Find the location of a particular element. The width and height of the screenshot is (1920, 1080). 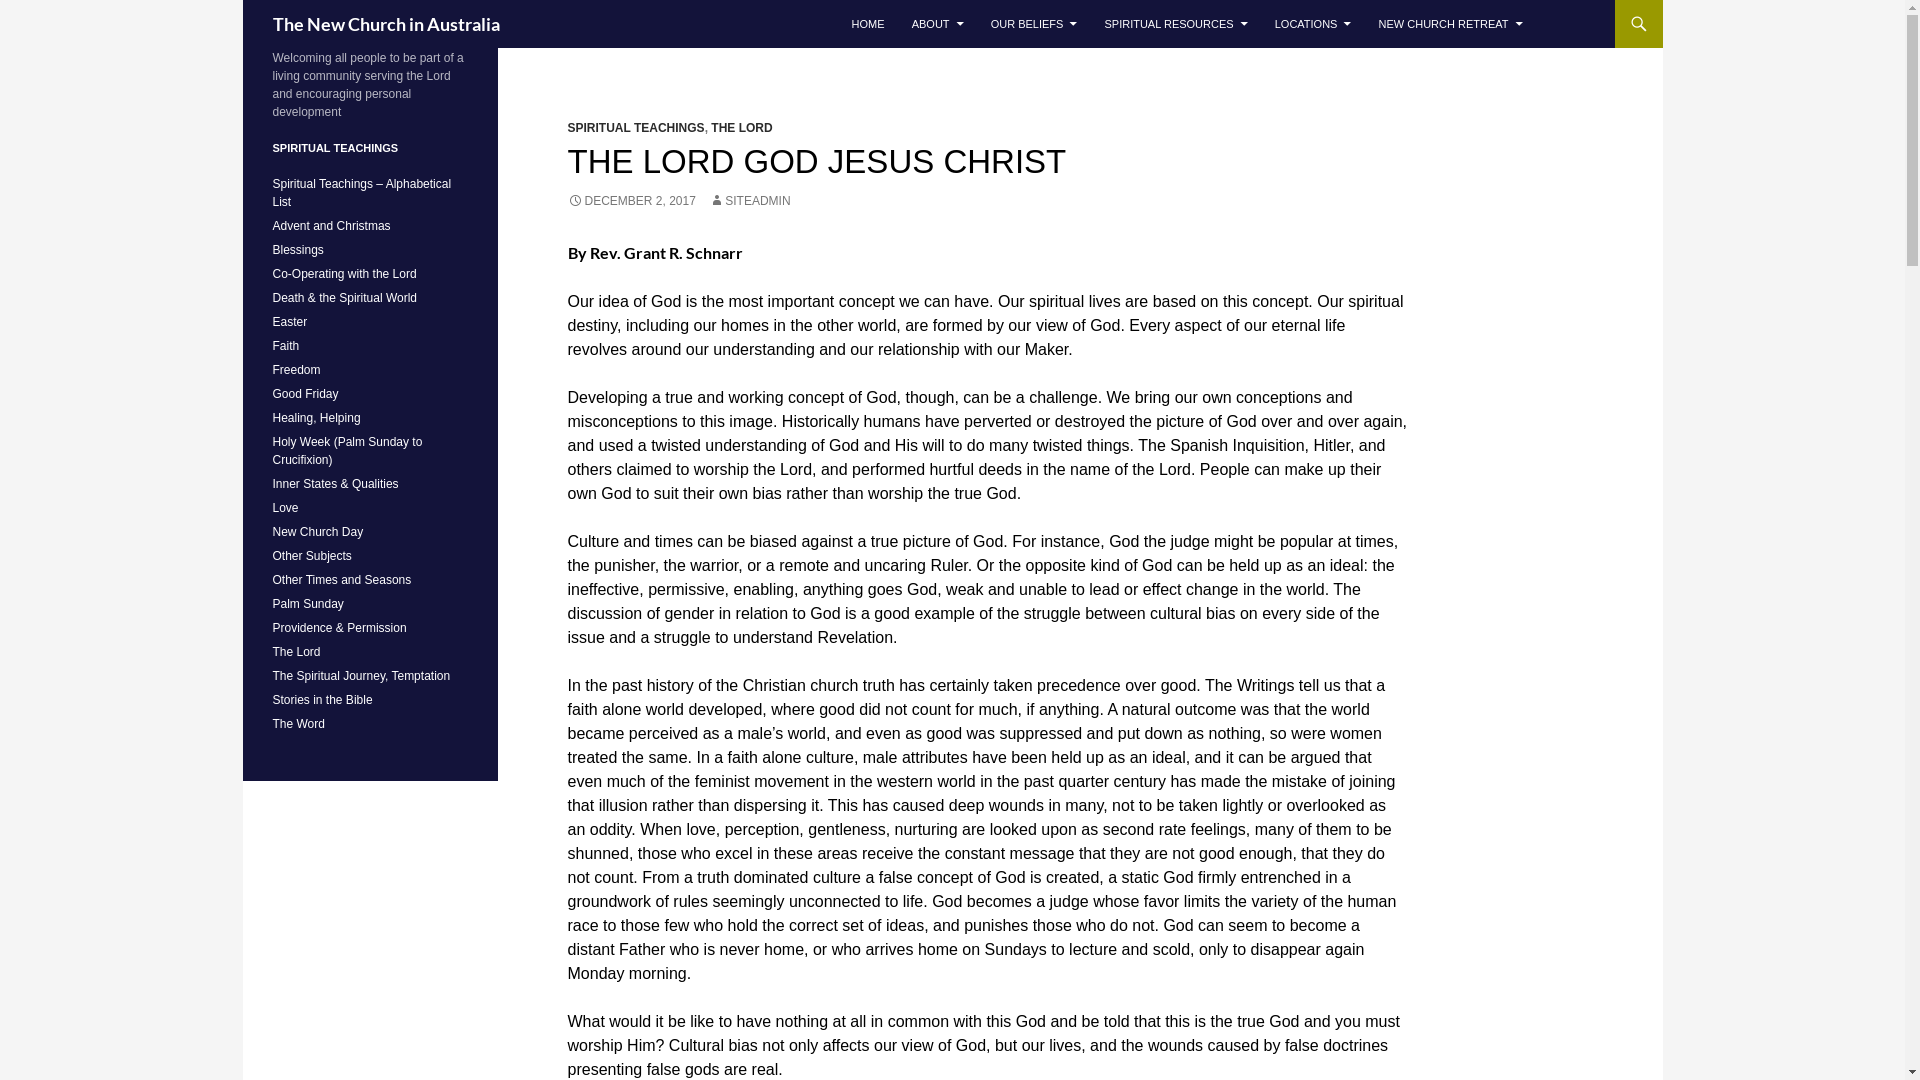

'Stories in the Bible' is located at coordinates (321, 698).